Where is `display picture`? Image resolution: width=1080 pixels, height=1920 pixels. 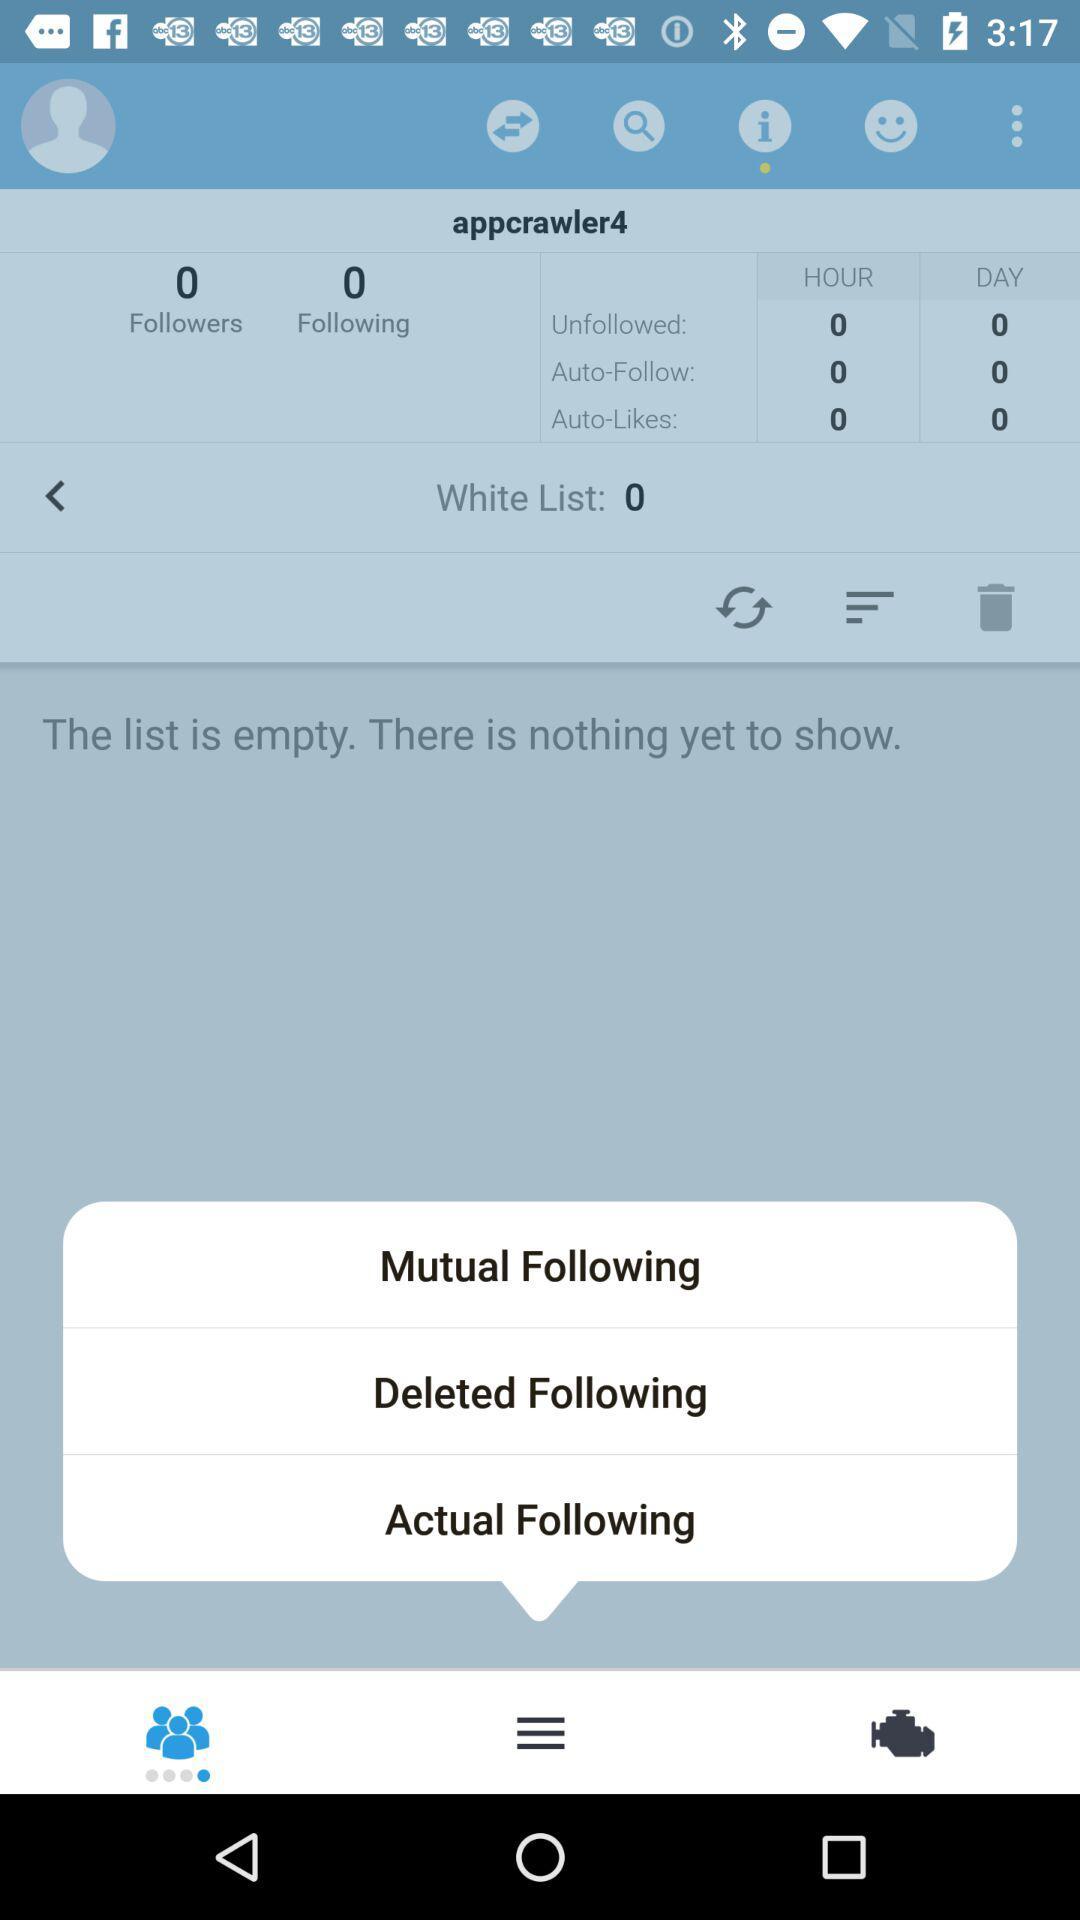
display picture is located at coordinates (67, 124).